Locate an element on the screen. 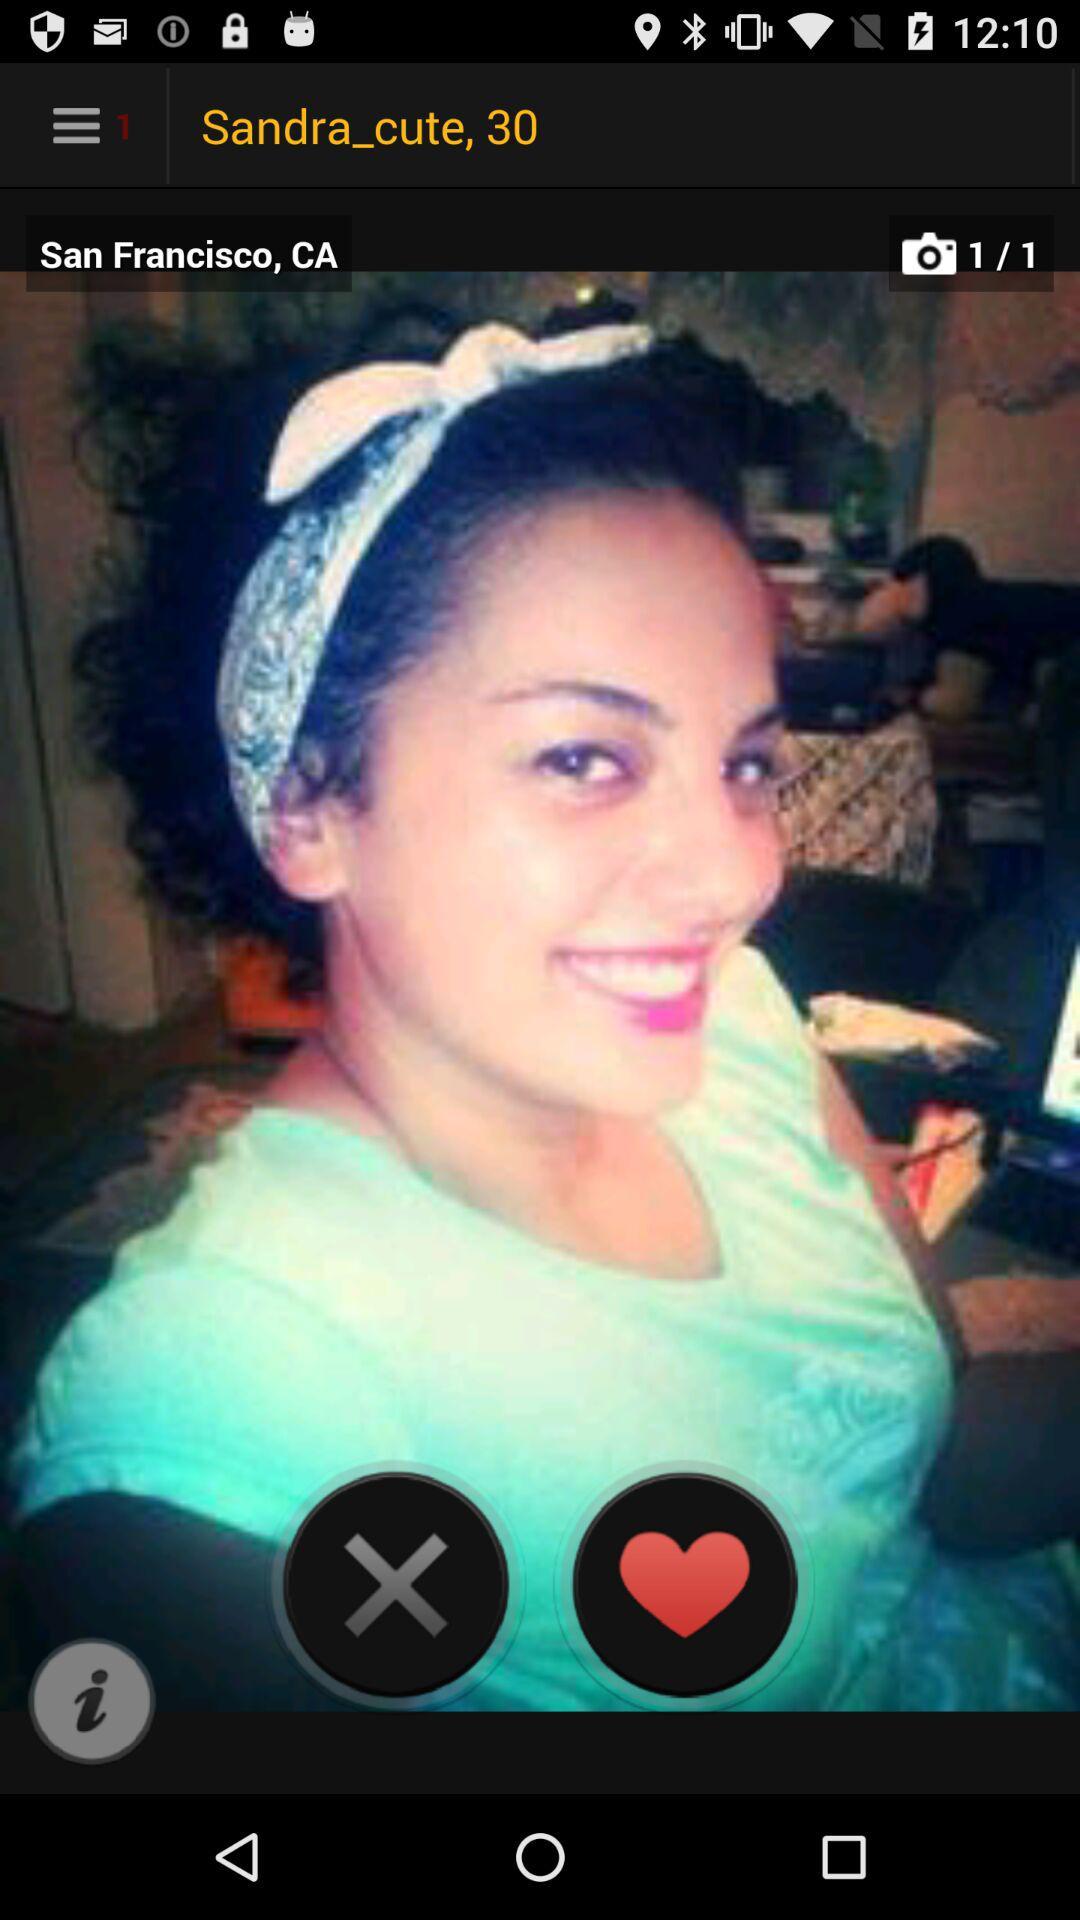 The image size is (1080, 1920). refuse is located at coordinates (395, 1583).